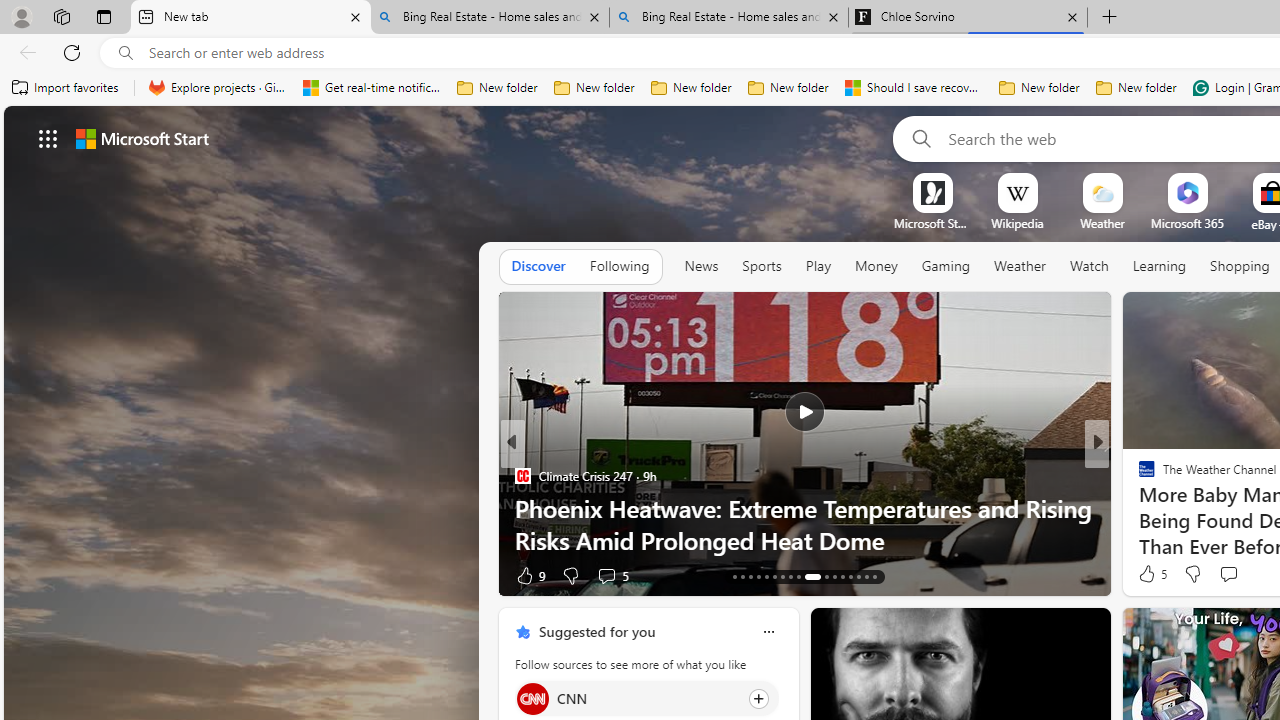 The width and height of the screenshot is (1280, 720). I want to click on '5 Like', so click(1151, 574).